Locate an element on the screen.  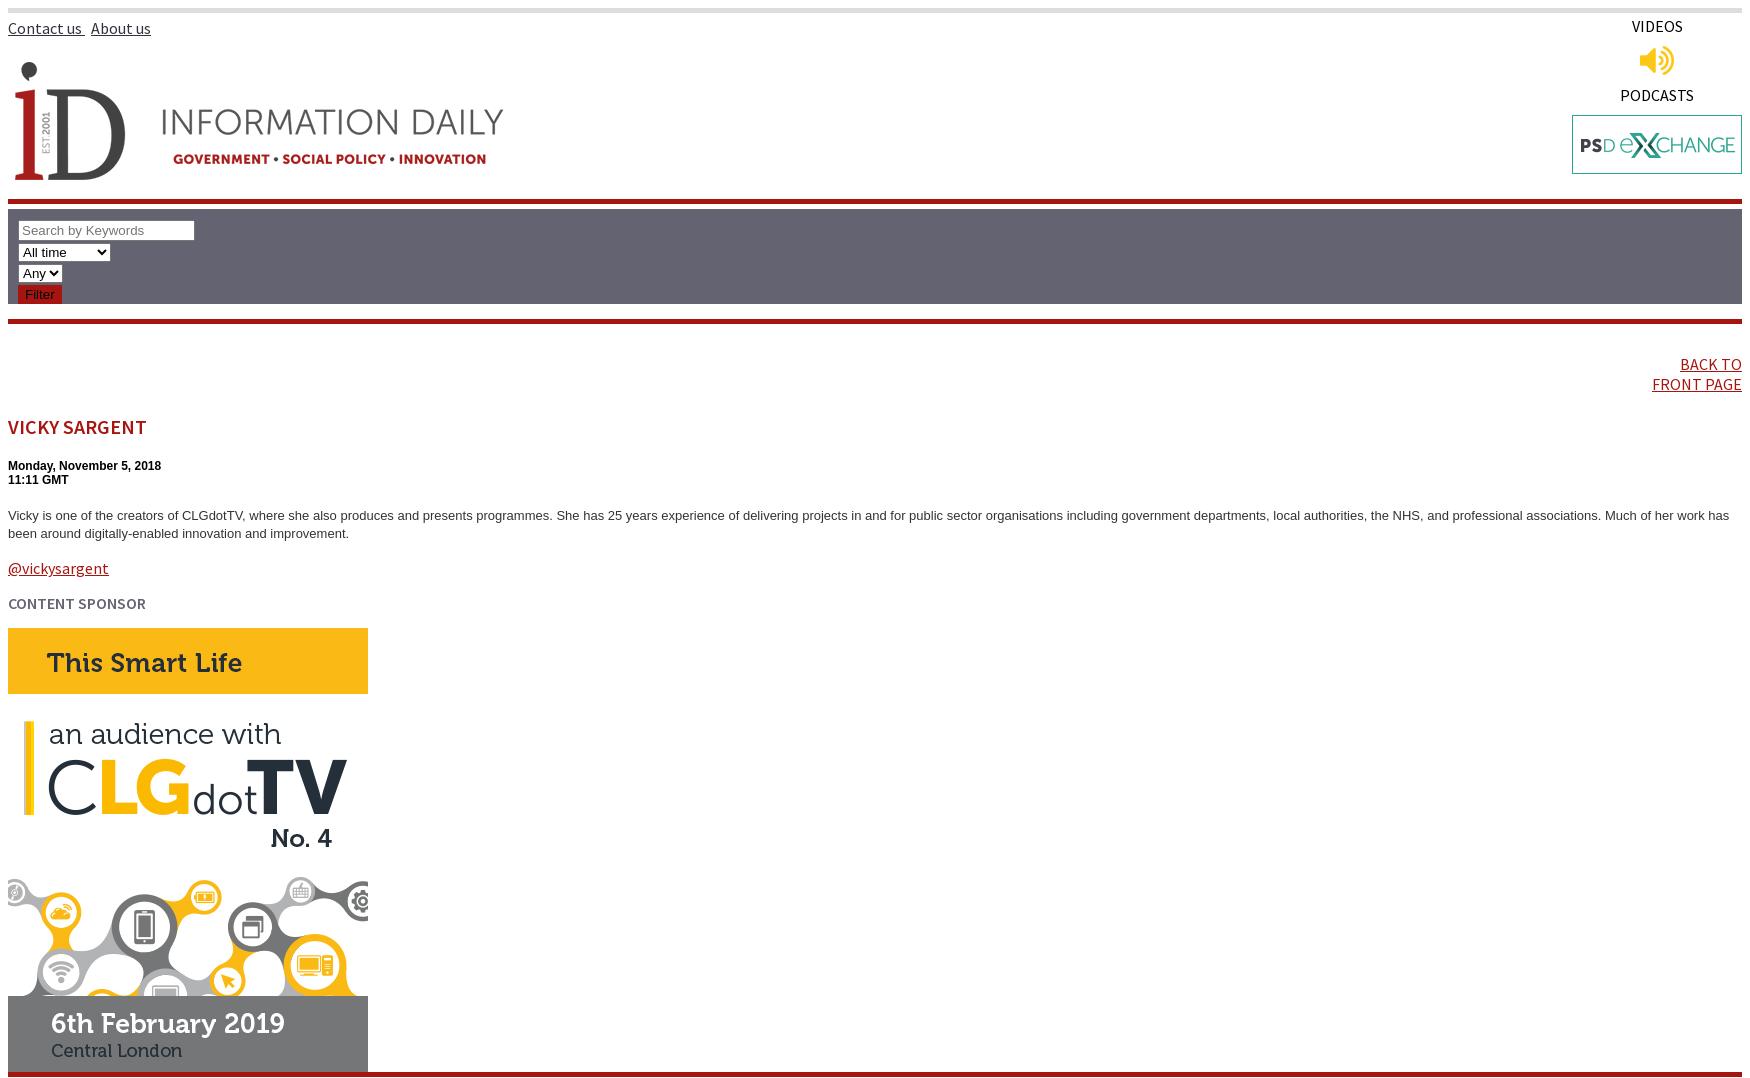
'BACK TO' is located at coordinates (1710, 364).